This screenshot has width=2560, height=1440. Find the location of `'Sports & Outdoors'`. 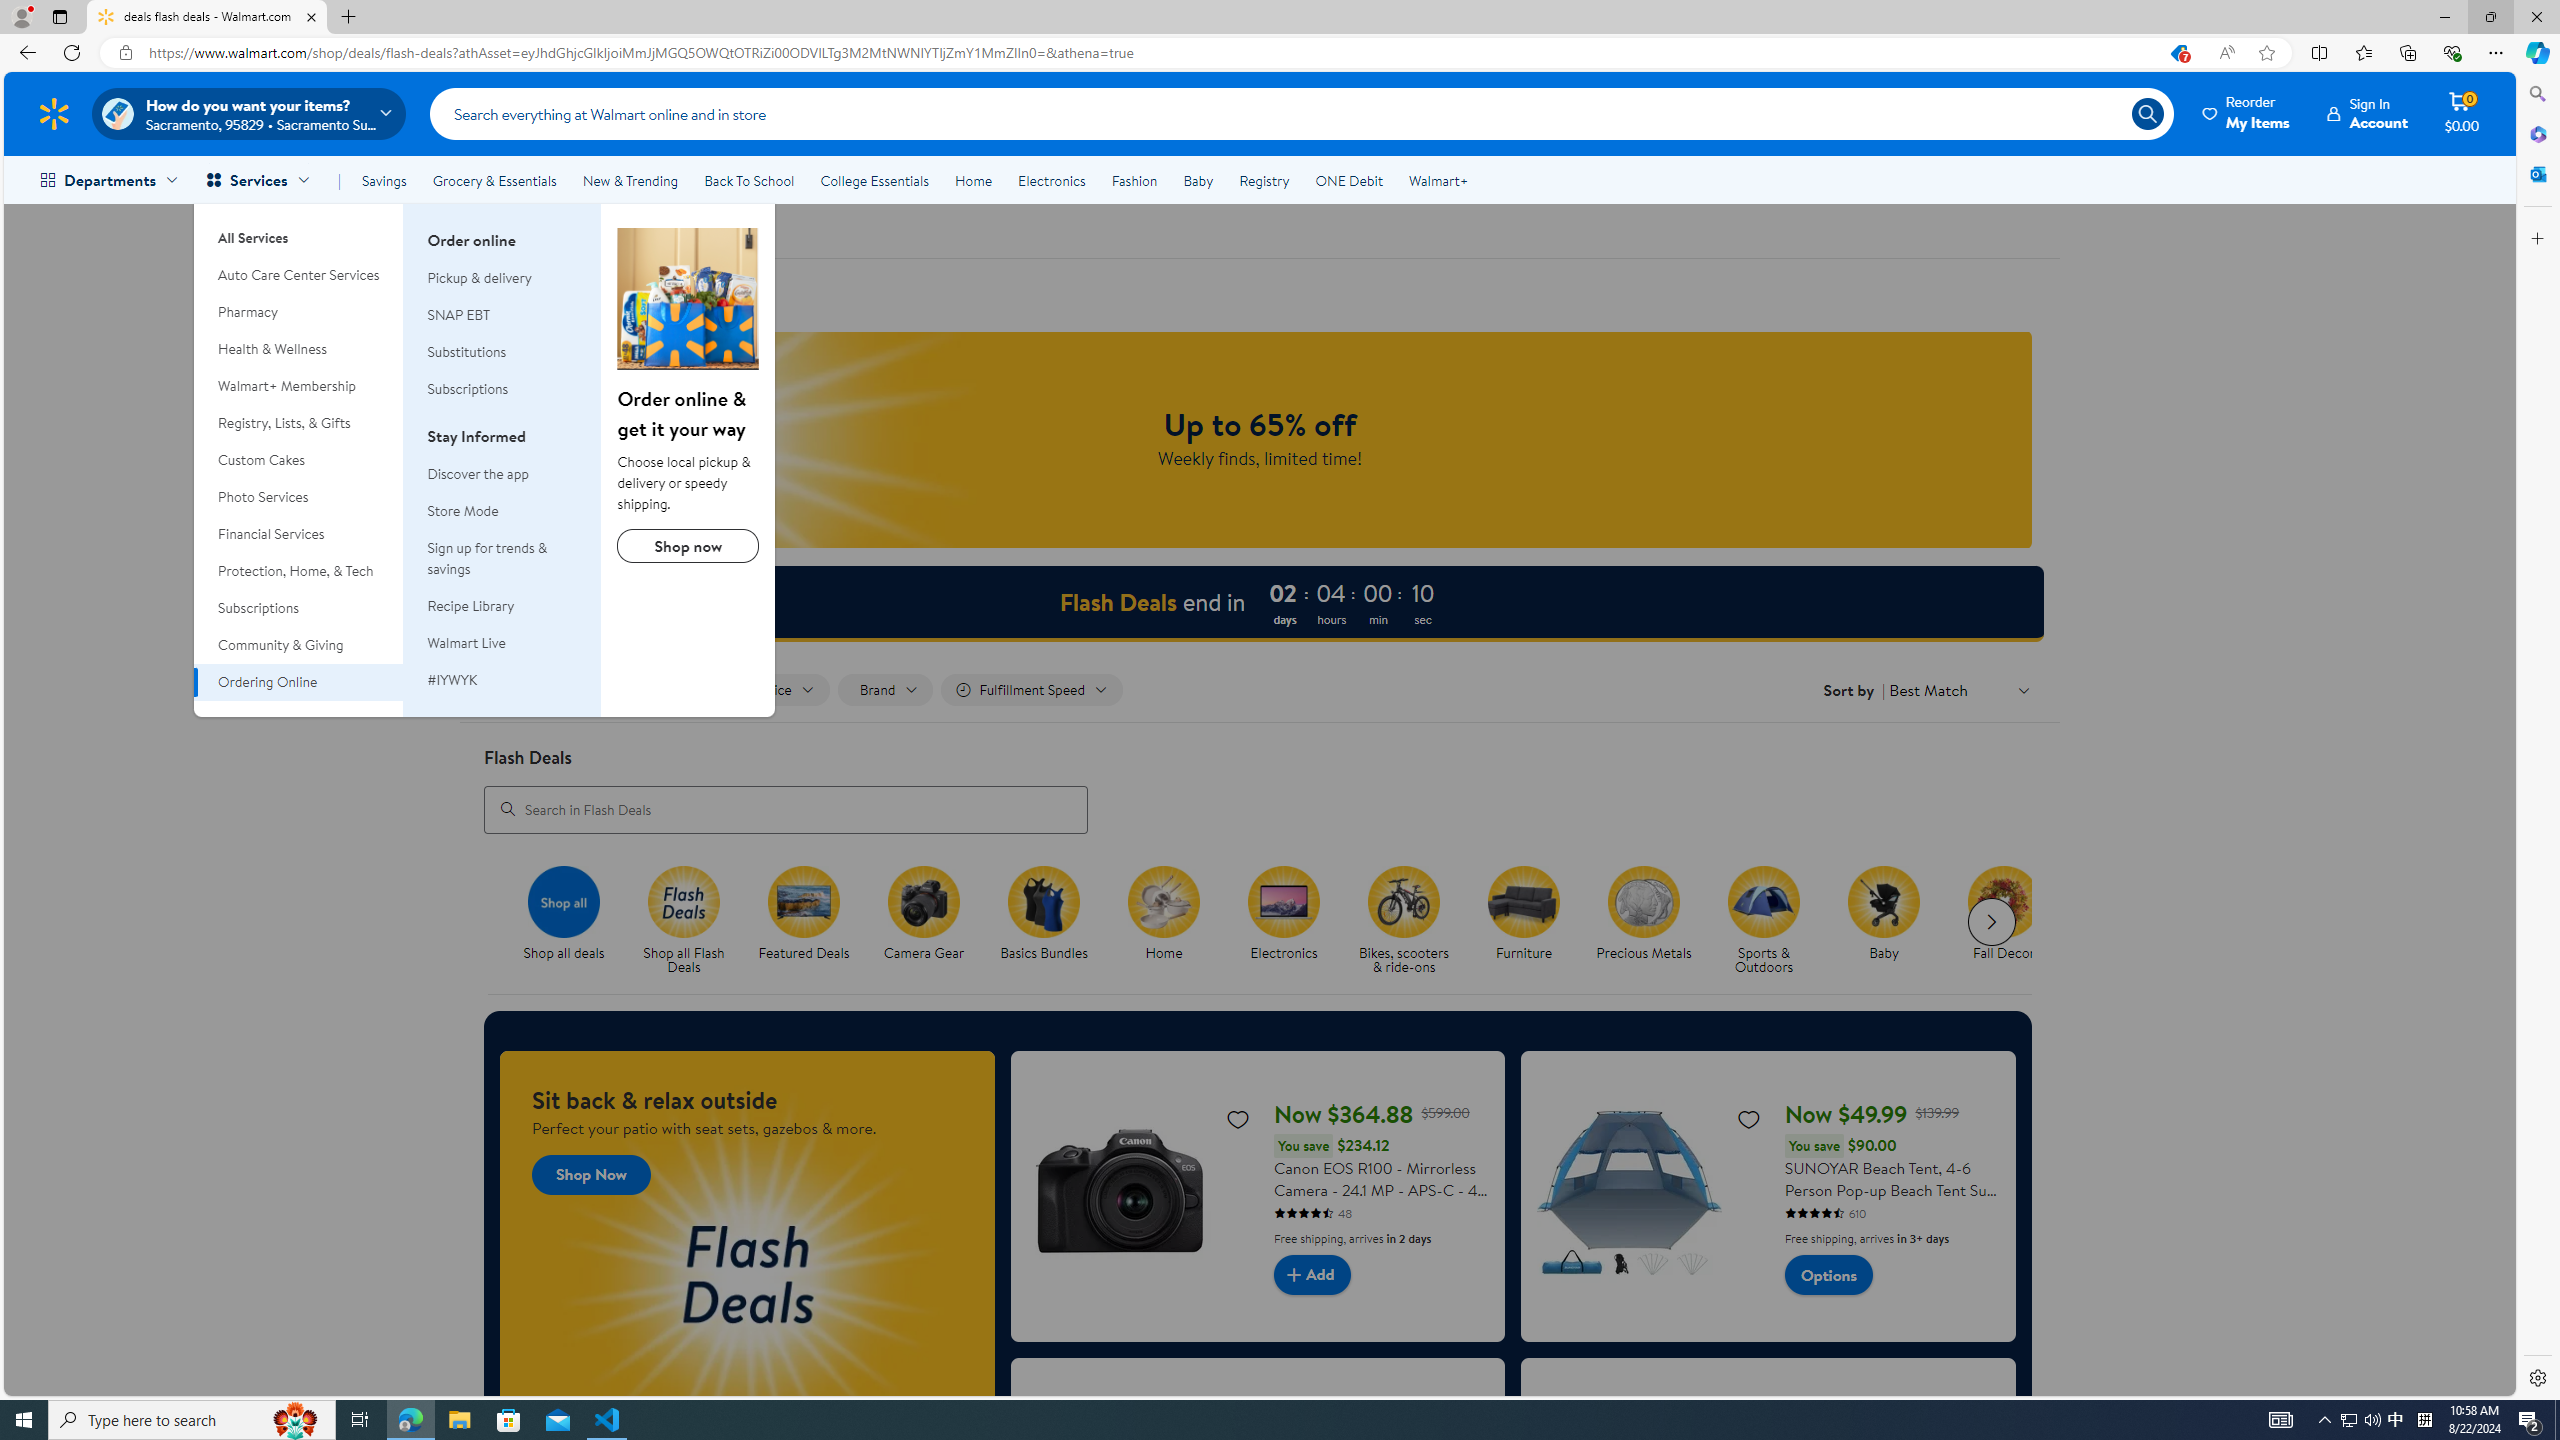

'Sports & Outdoors' is located at coordinates (1762, 900).